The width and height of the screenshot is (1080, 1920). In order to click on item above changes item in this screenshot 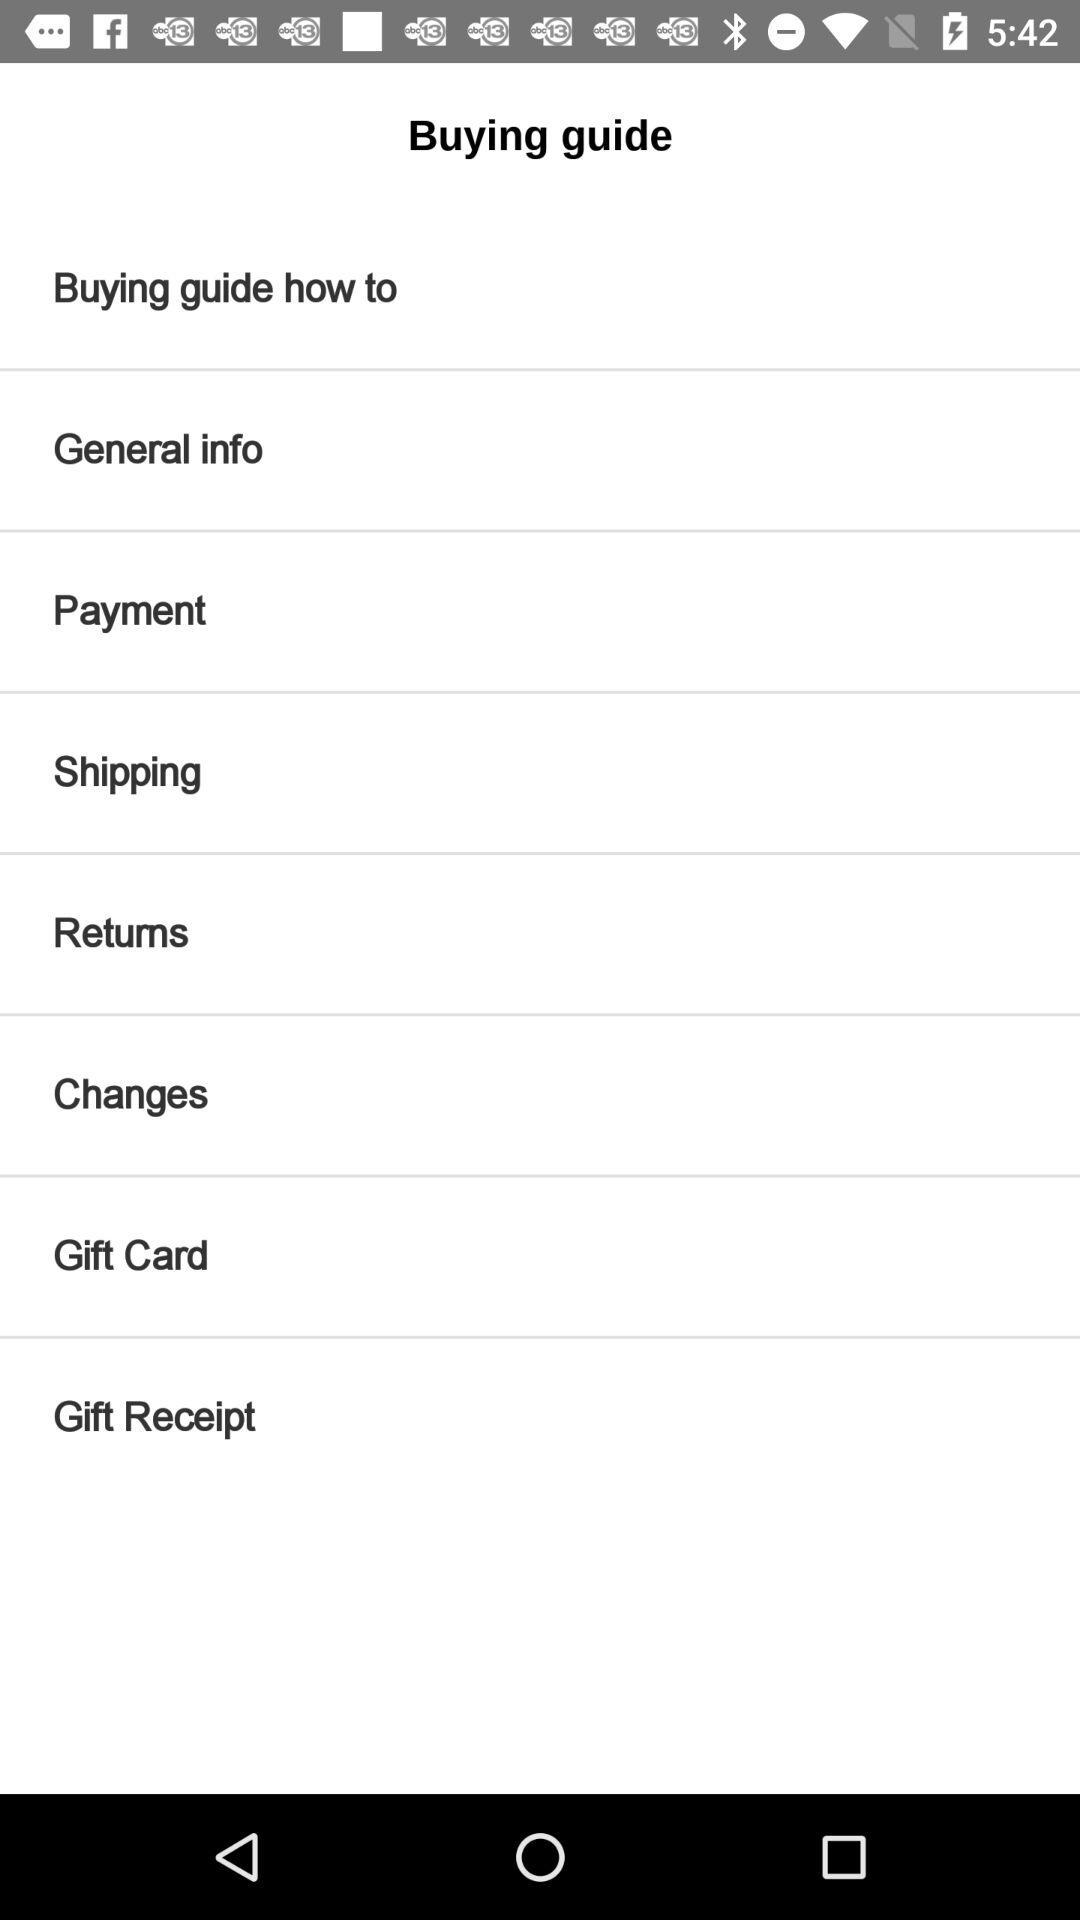, I will do `click(540, 933)`.